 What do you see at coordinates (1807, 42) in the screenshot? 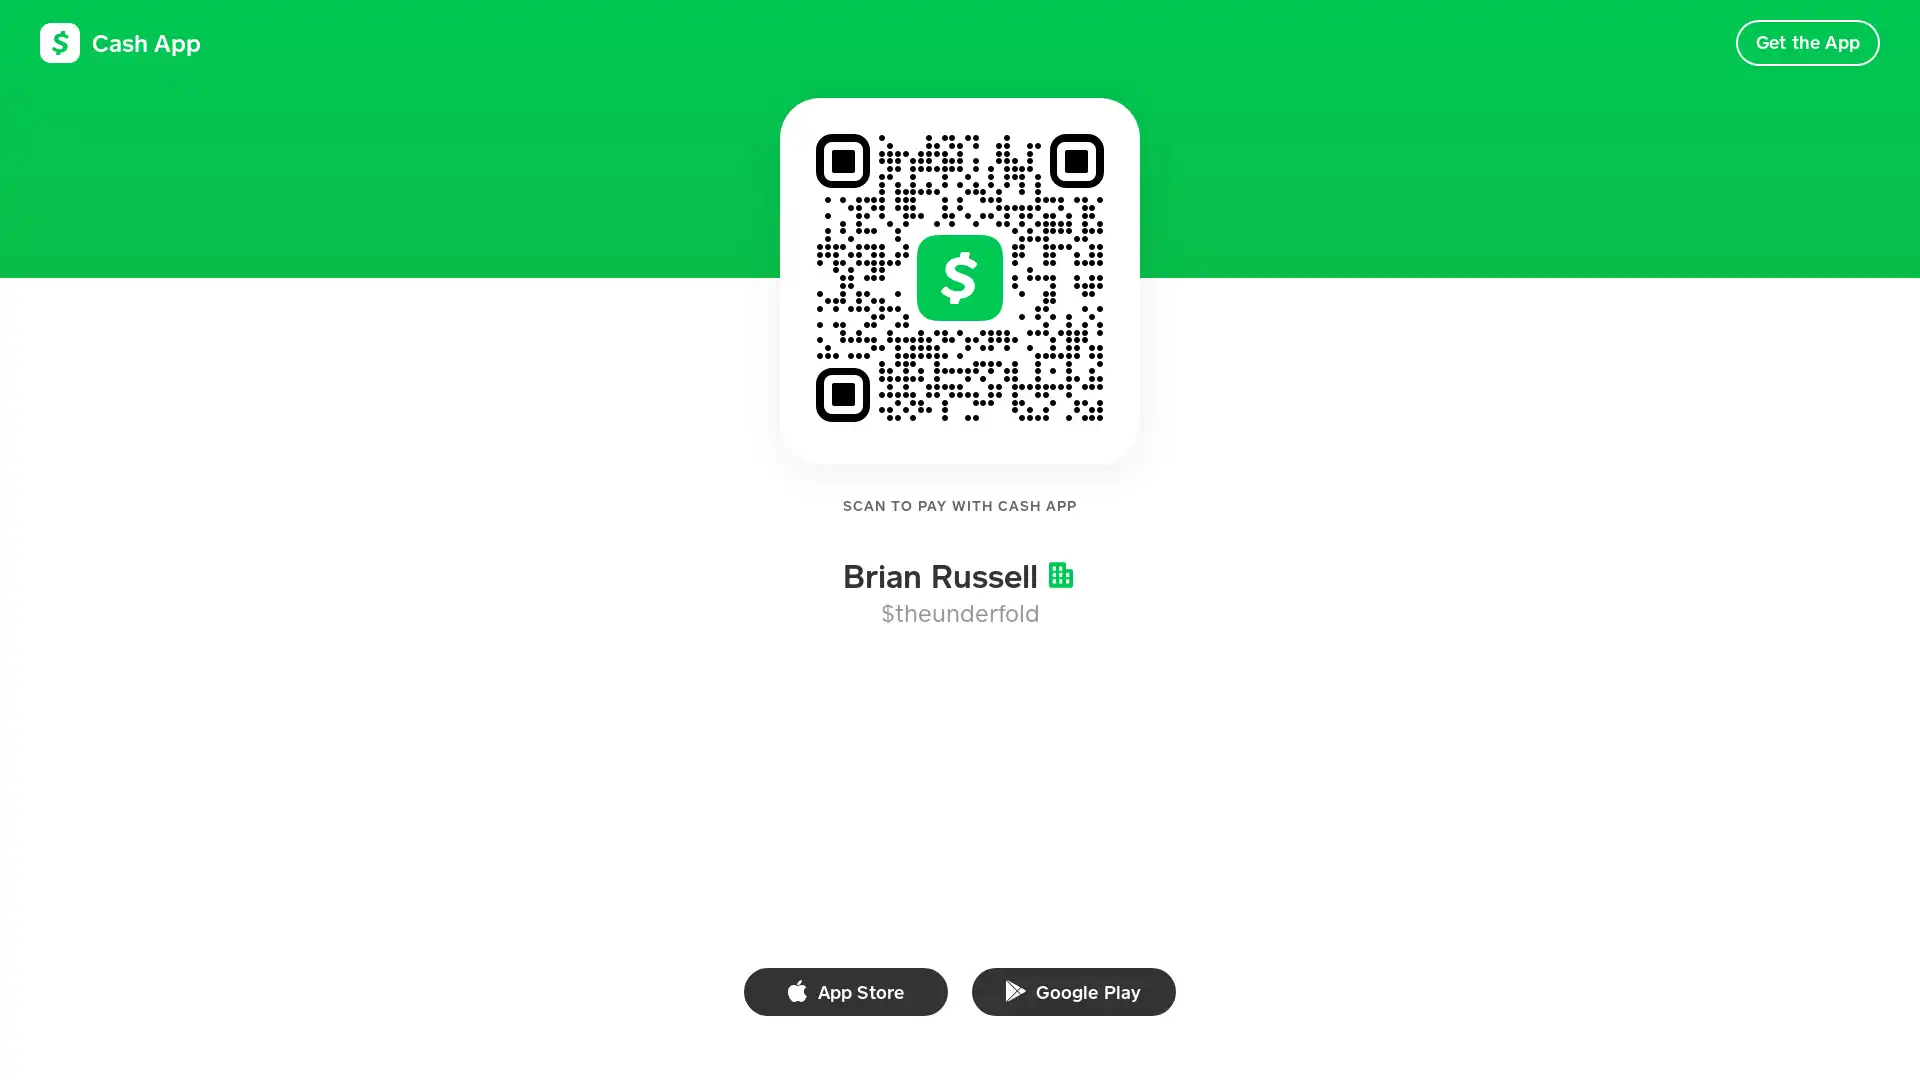
I see `Get the App` at bounding box center [1807, 42].